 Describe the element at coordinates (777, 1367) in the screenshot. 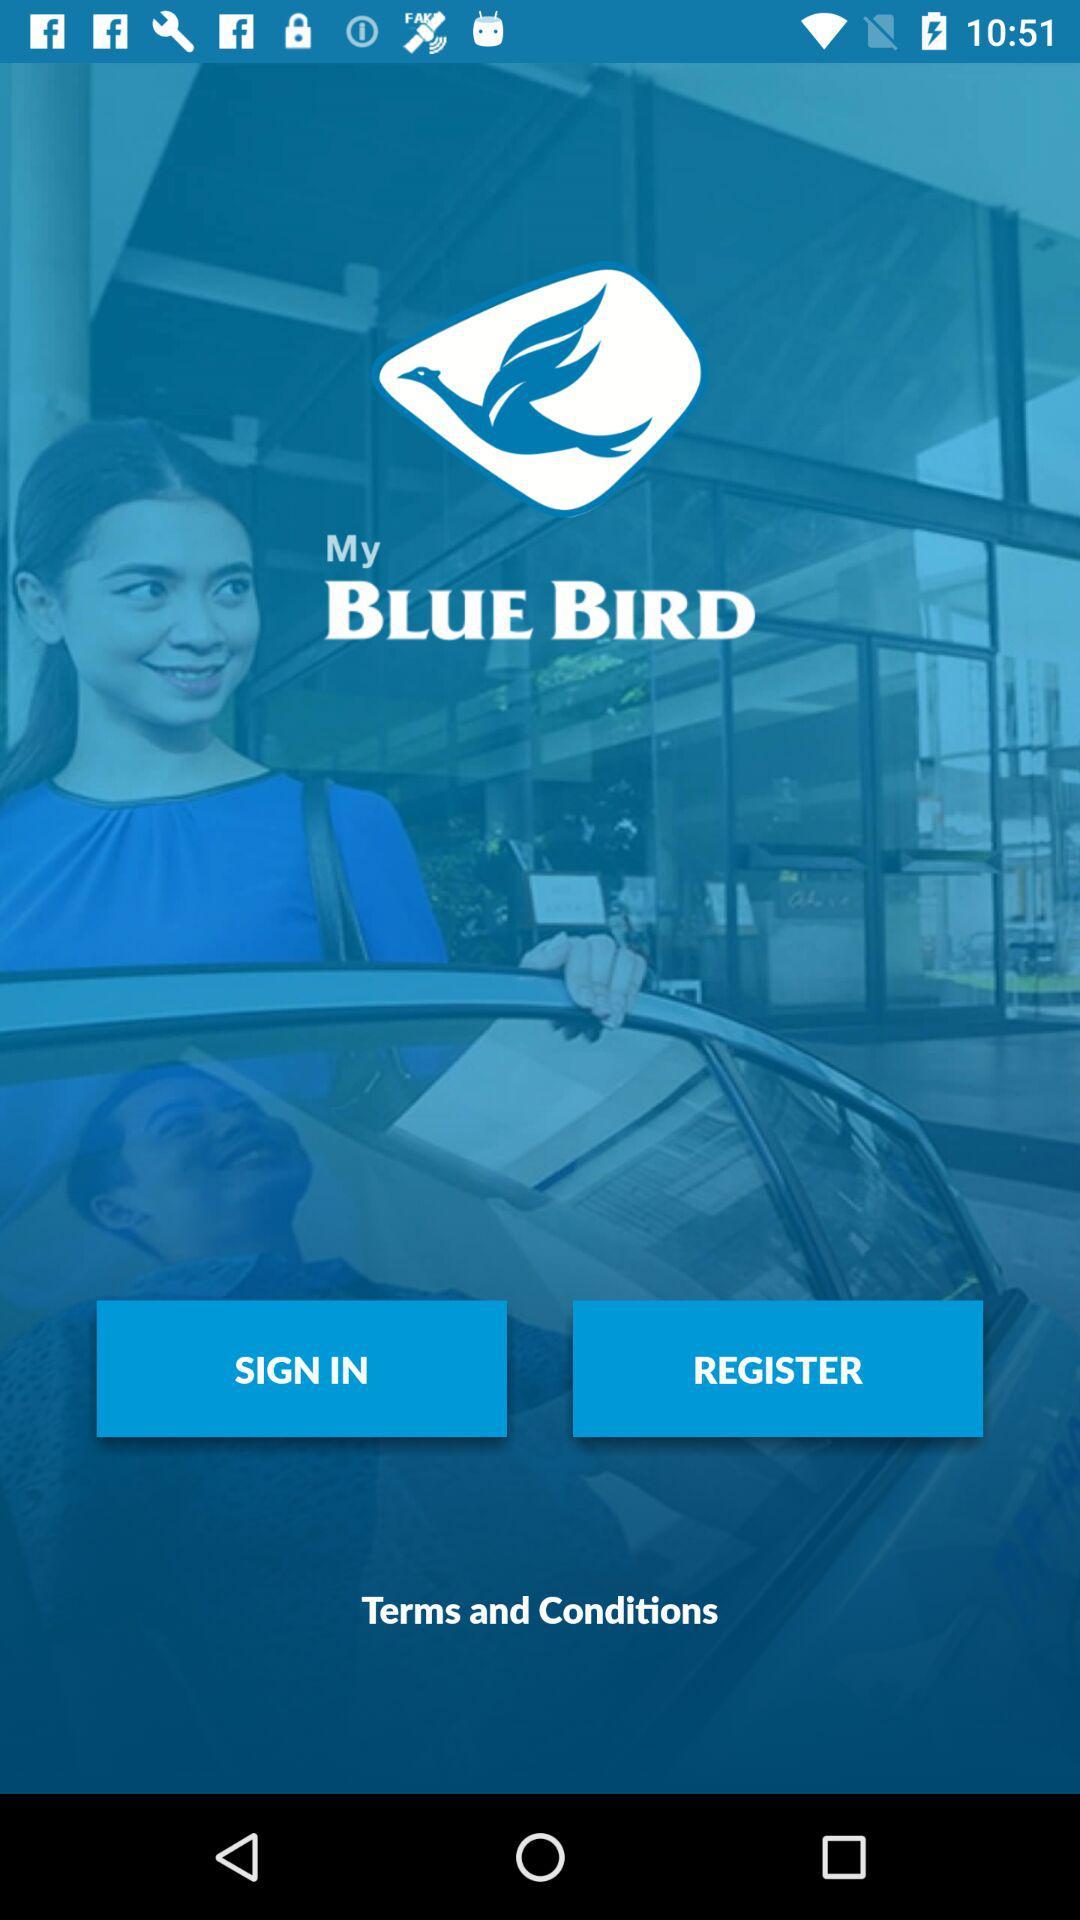

I see `the icon at the bottom right corner` at that location.